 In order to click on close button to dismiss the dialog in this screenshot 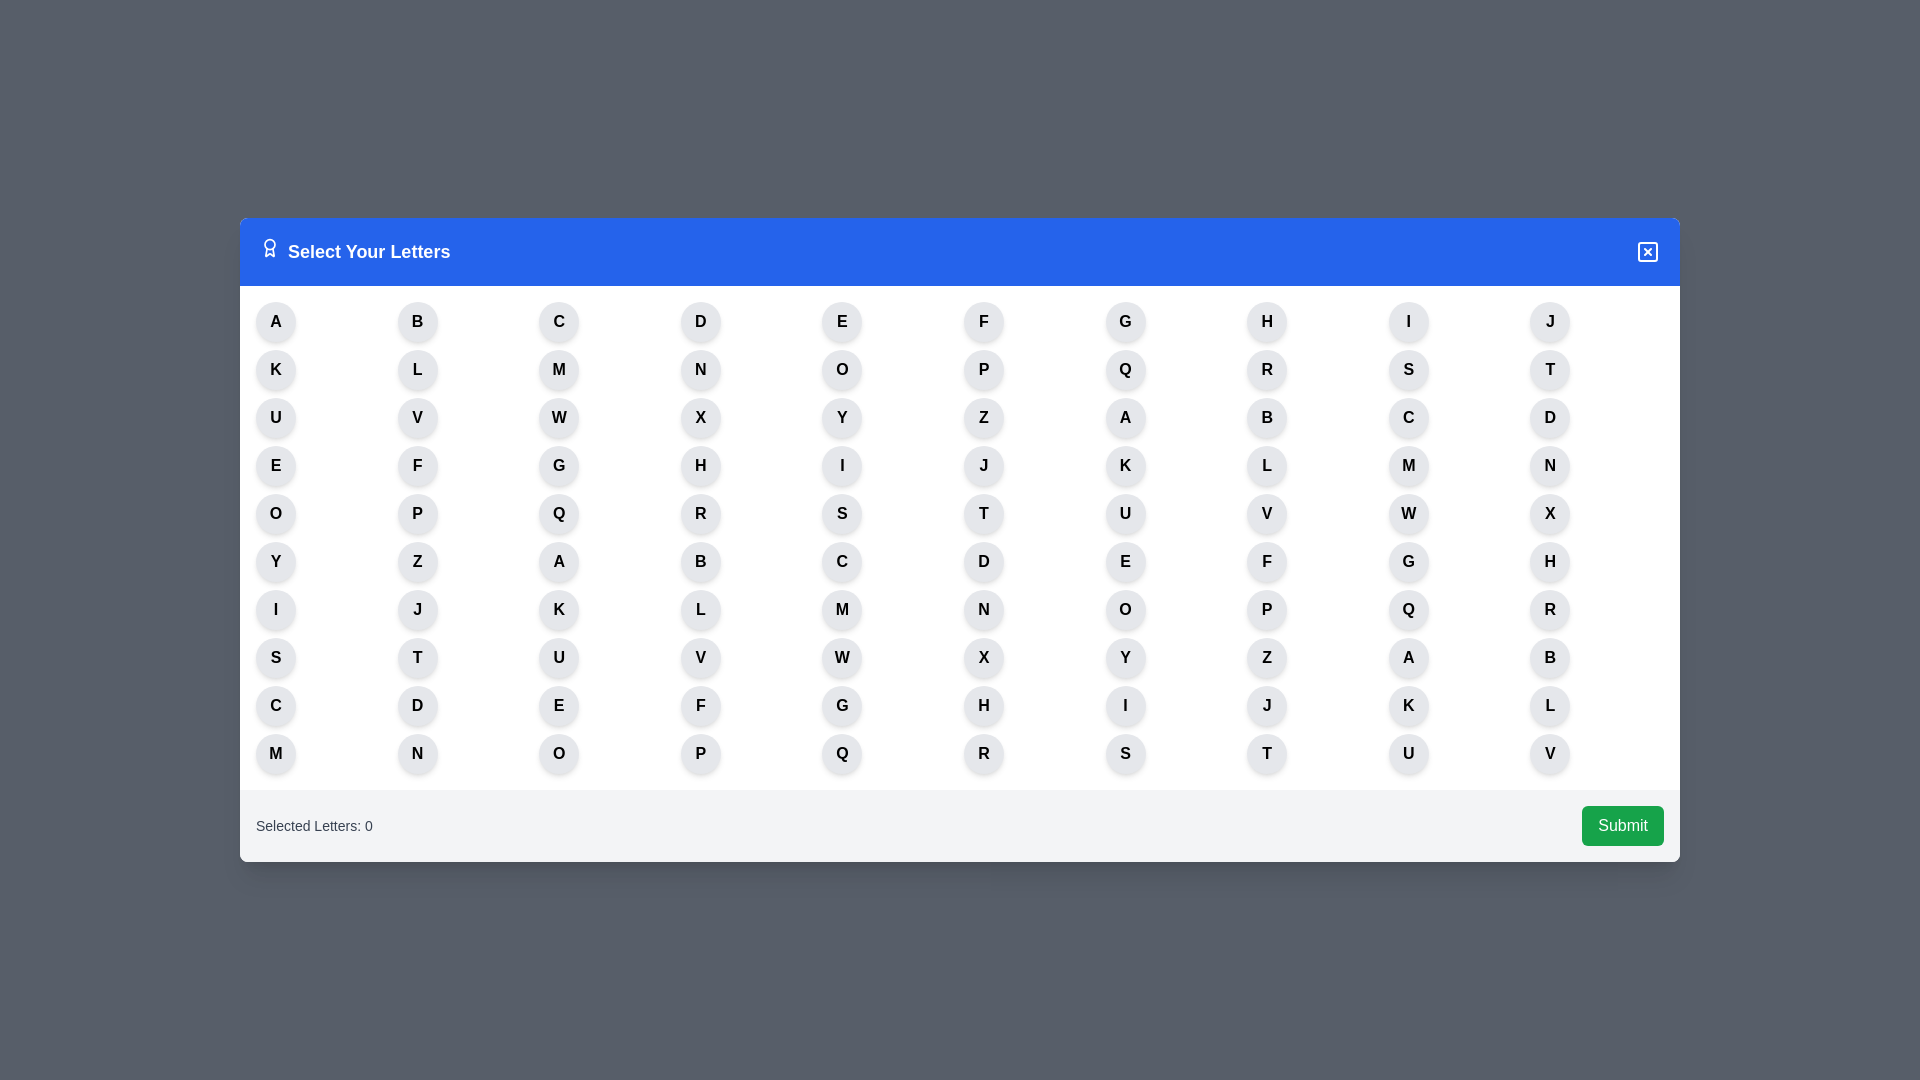, I will do `click(1647, 250)`.